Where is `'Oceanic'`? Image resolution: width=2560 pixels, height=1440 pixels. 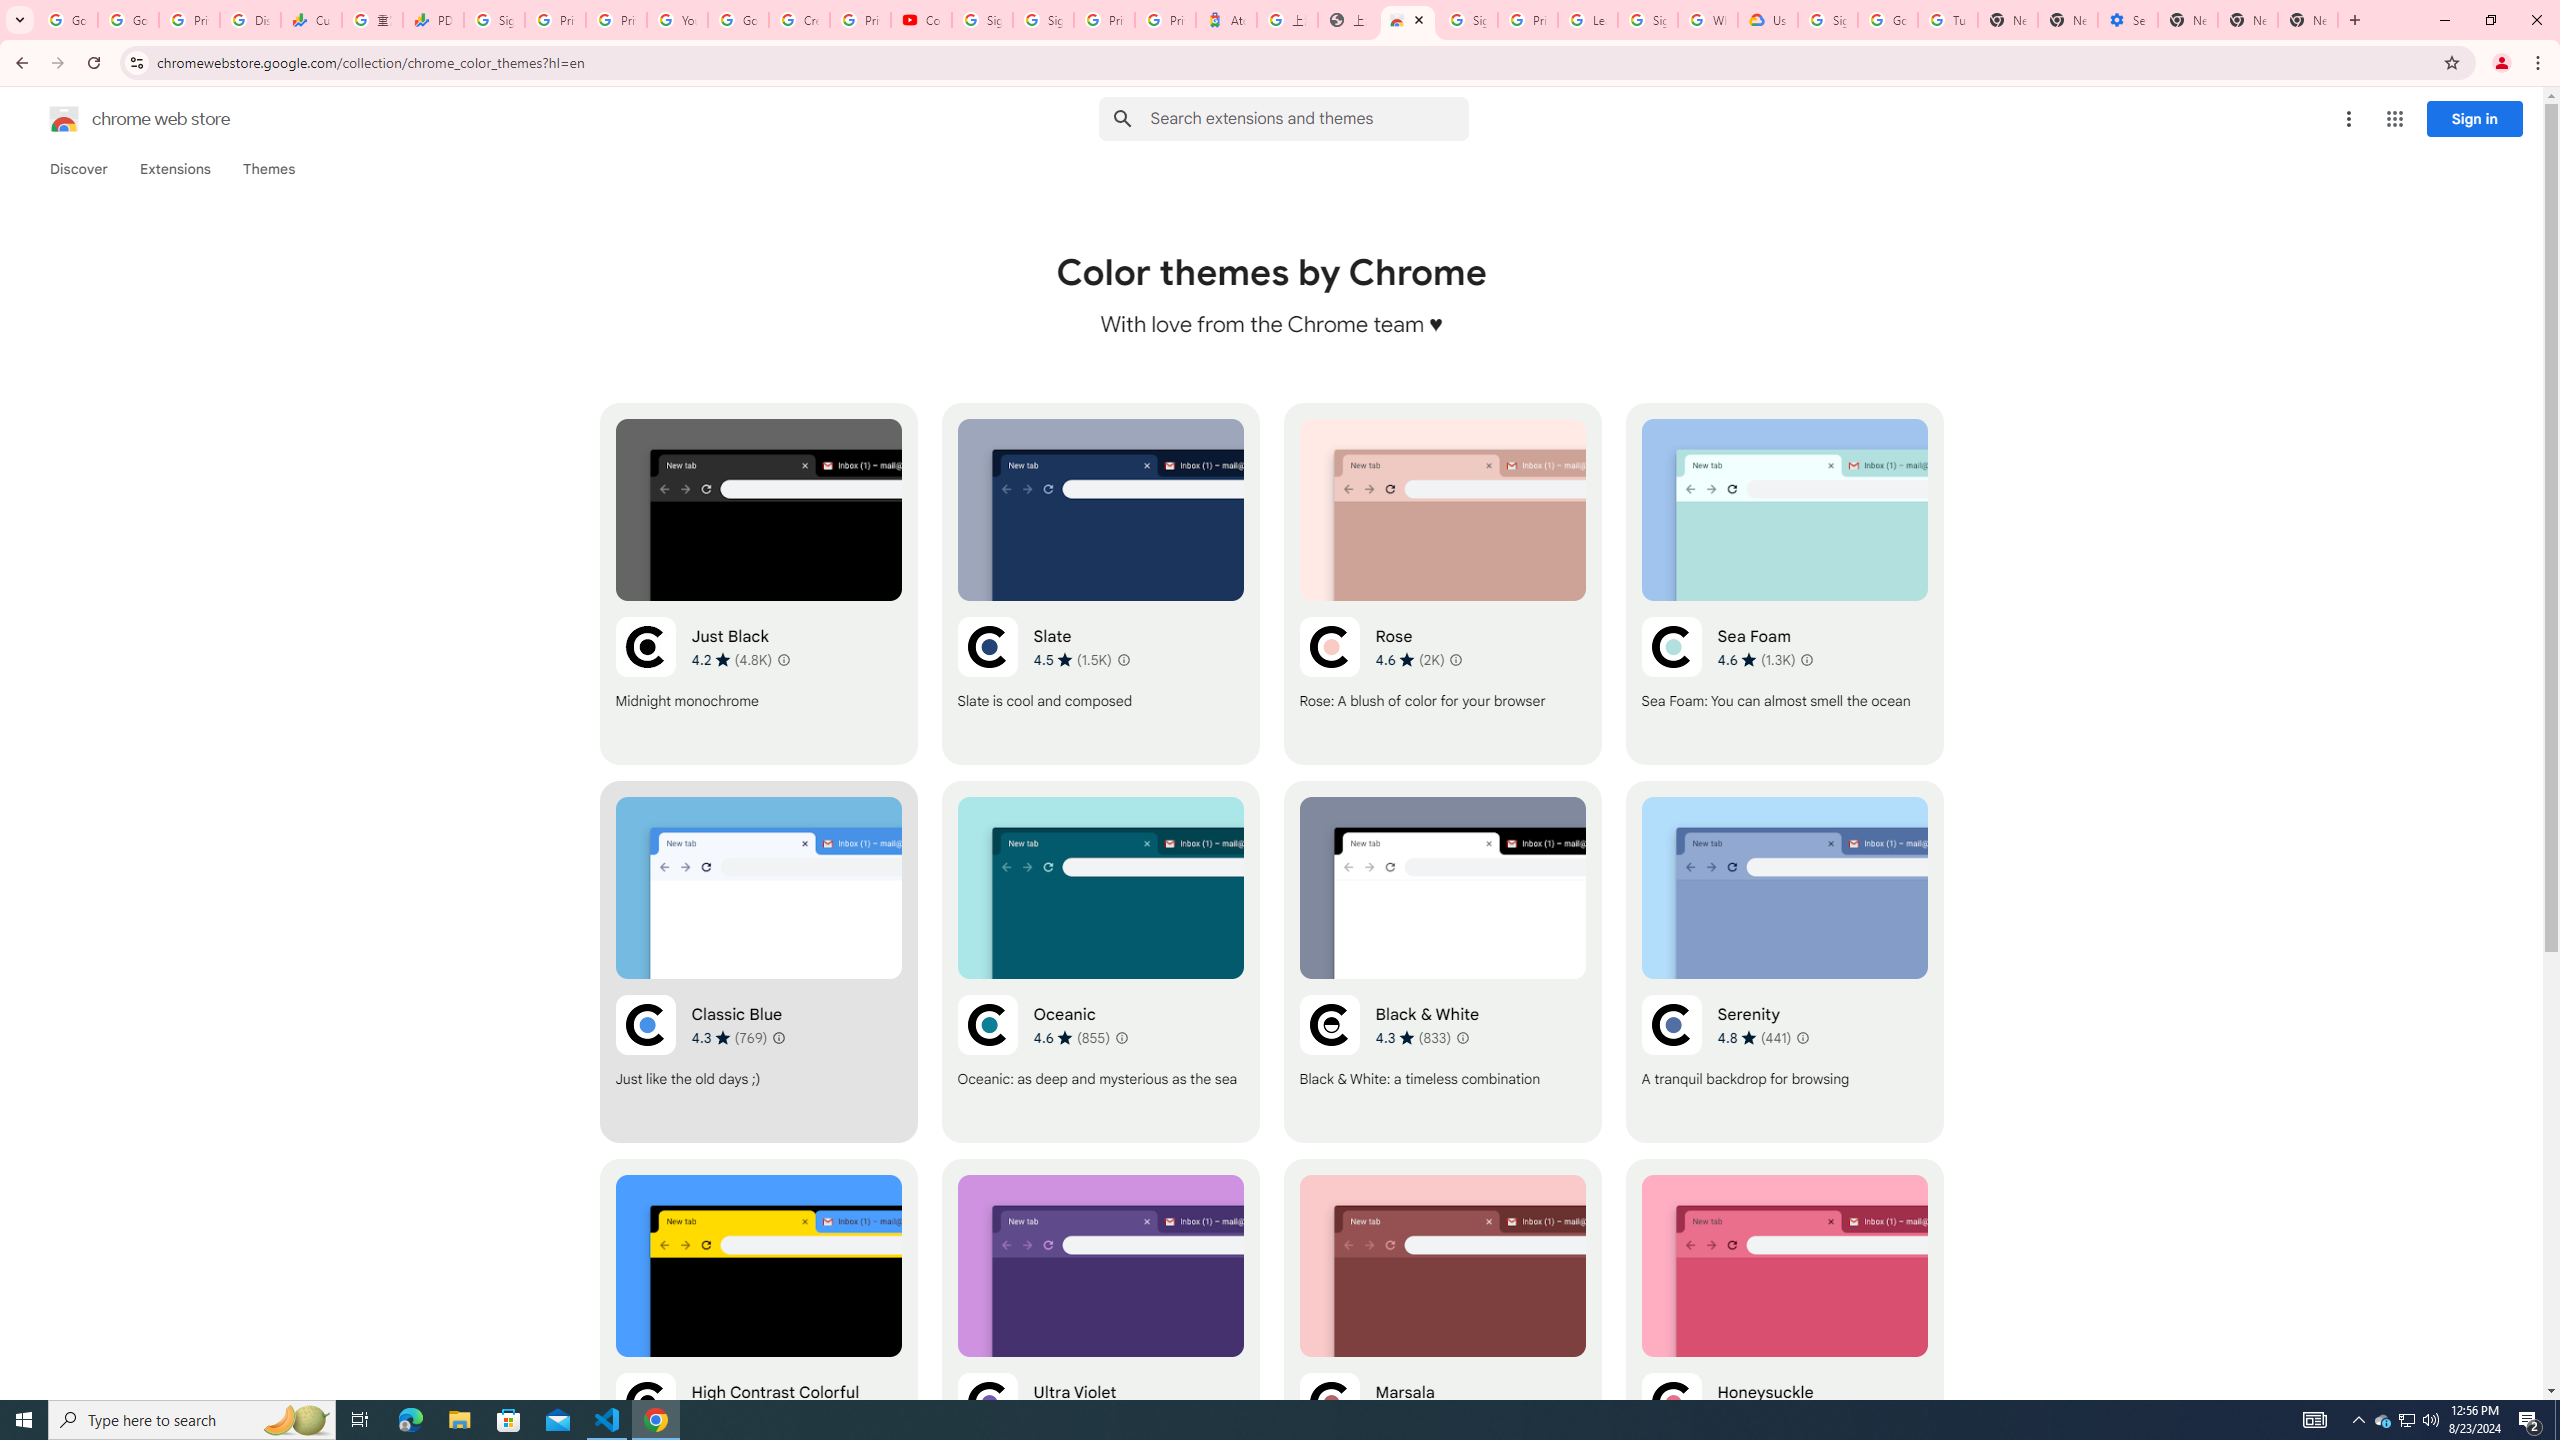 'Oceanic' is located at coordinates (1100, 961).